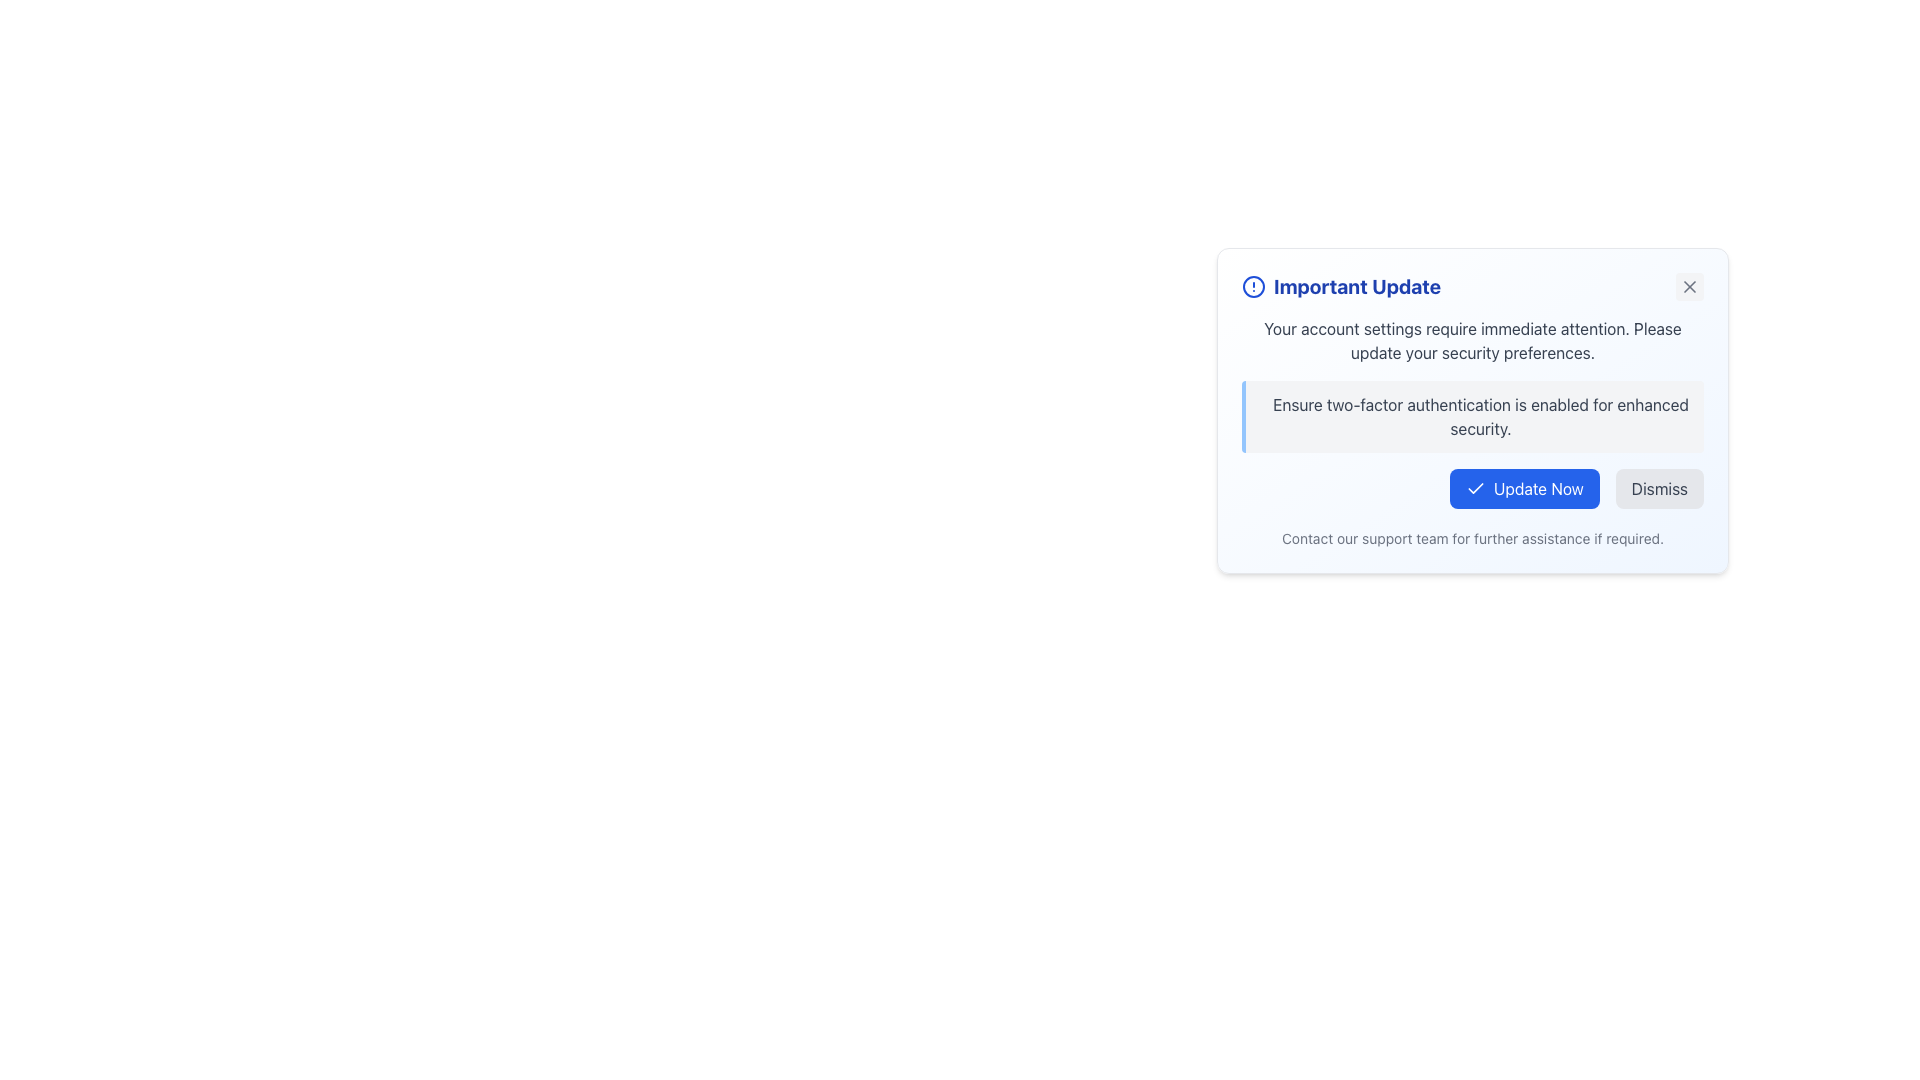  Describe the element at coordinates (1252, 286) in the screenshot. I see `the icon located to the very left side of the header labeled 'Important Update' at the top of the notification card` at that location.